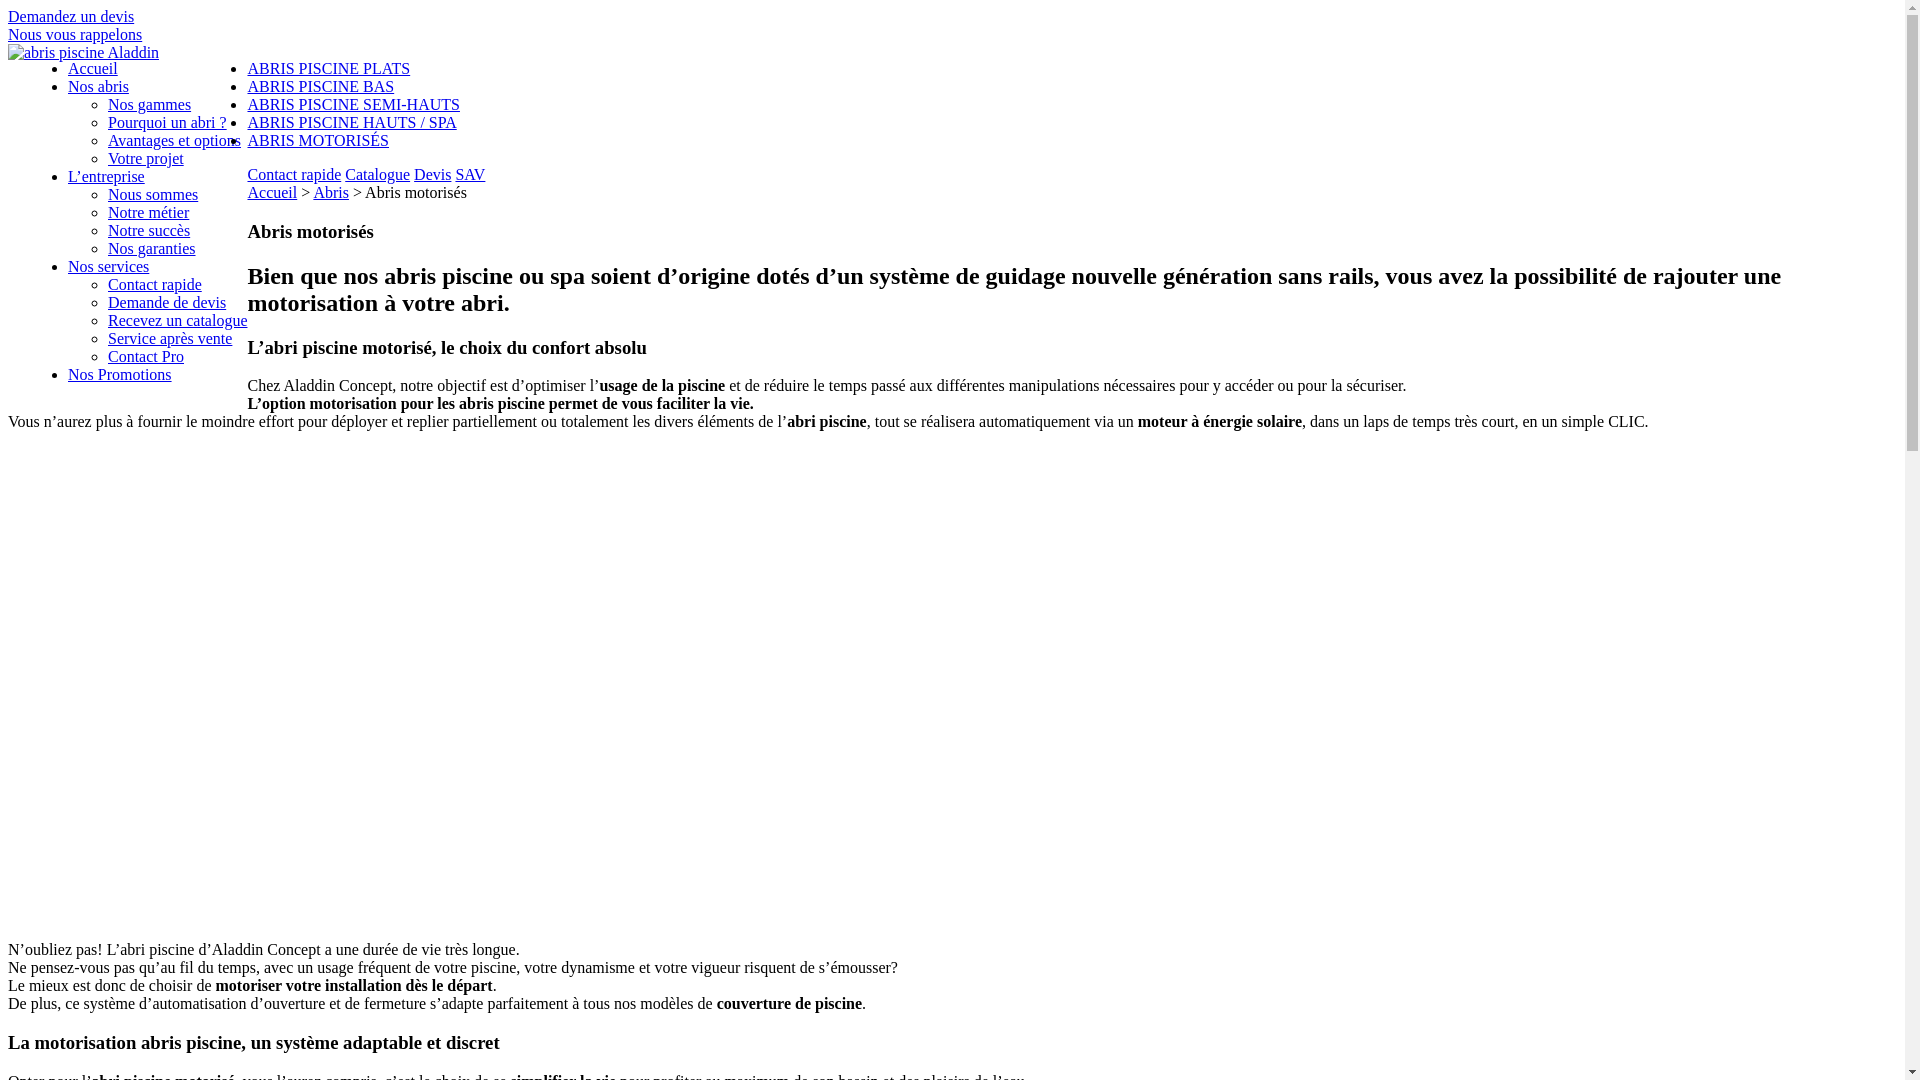 This screenshot has width=1920, height=1080. I want to click on 'SAV', so click(469, 173).